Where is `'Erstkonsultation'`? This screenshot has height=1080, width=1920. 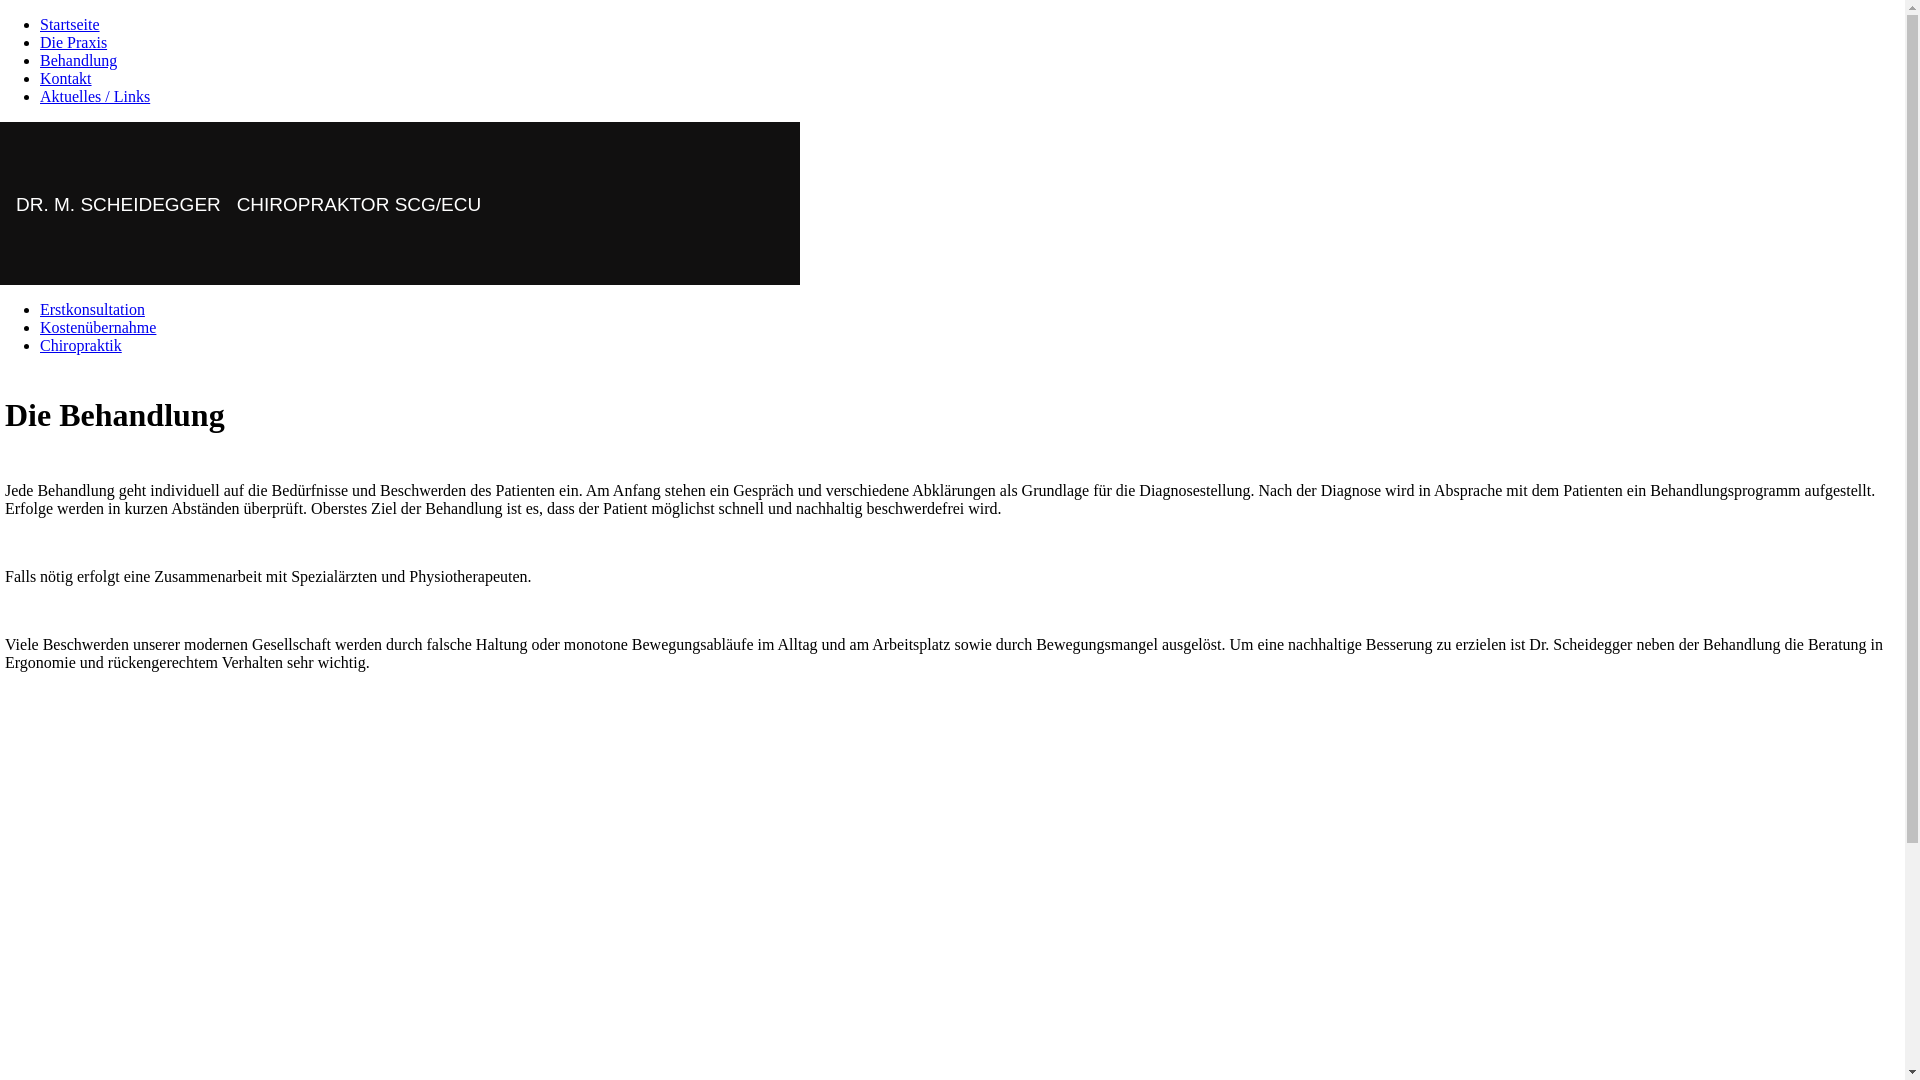
'Erstkonsultation' is located at coordinates (91, 309).